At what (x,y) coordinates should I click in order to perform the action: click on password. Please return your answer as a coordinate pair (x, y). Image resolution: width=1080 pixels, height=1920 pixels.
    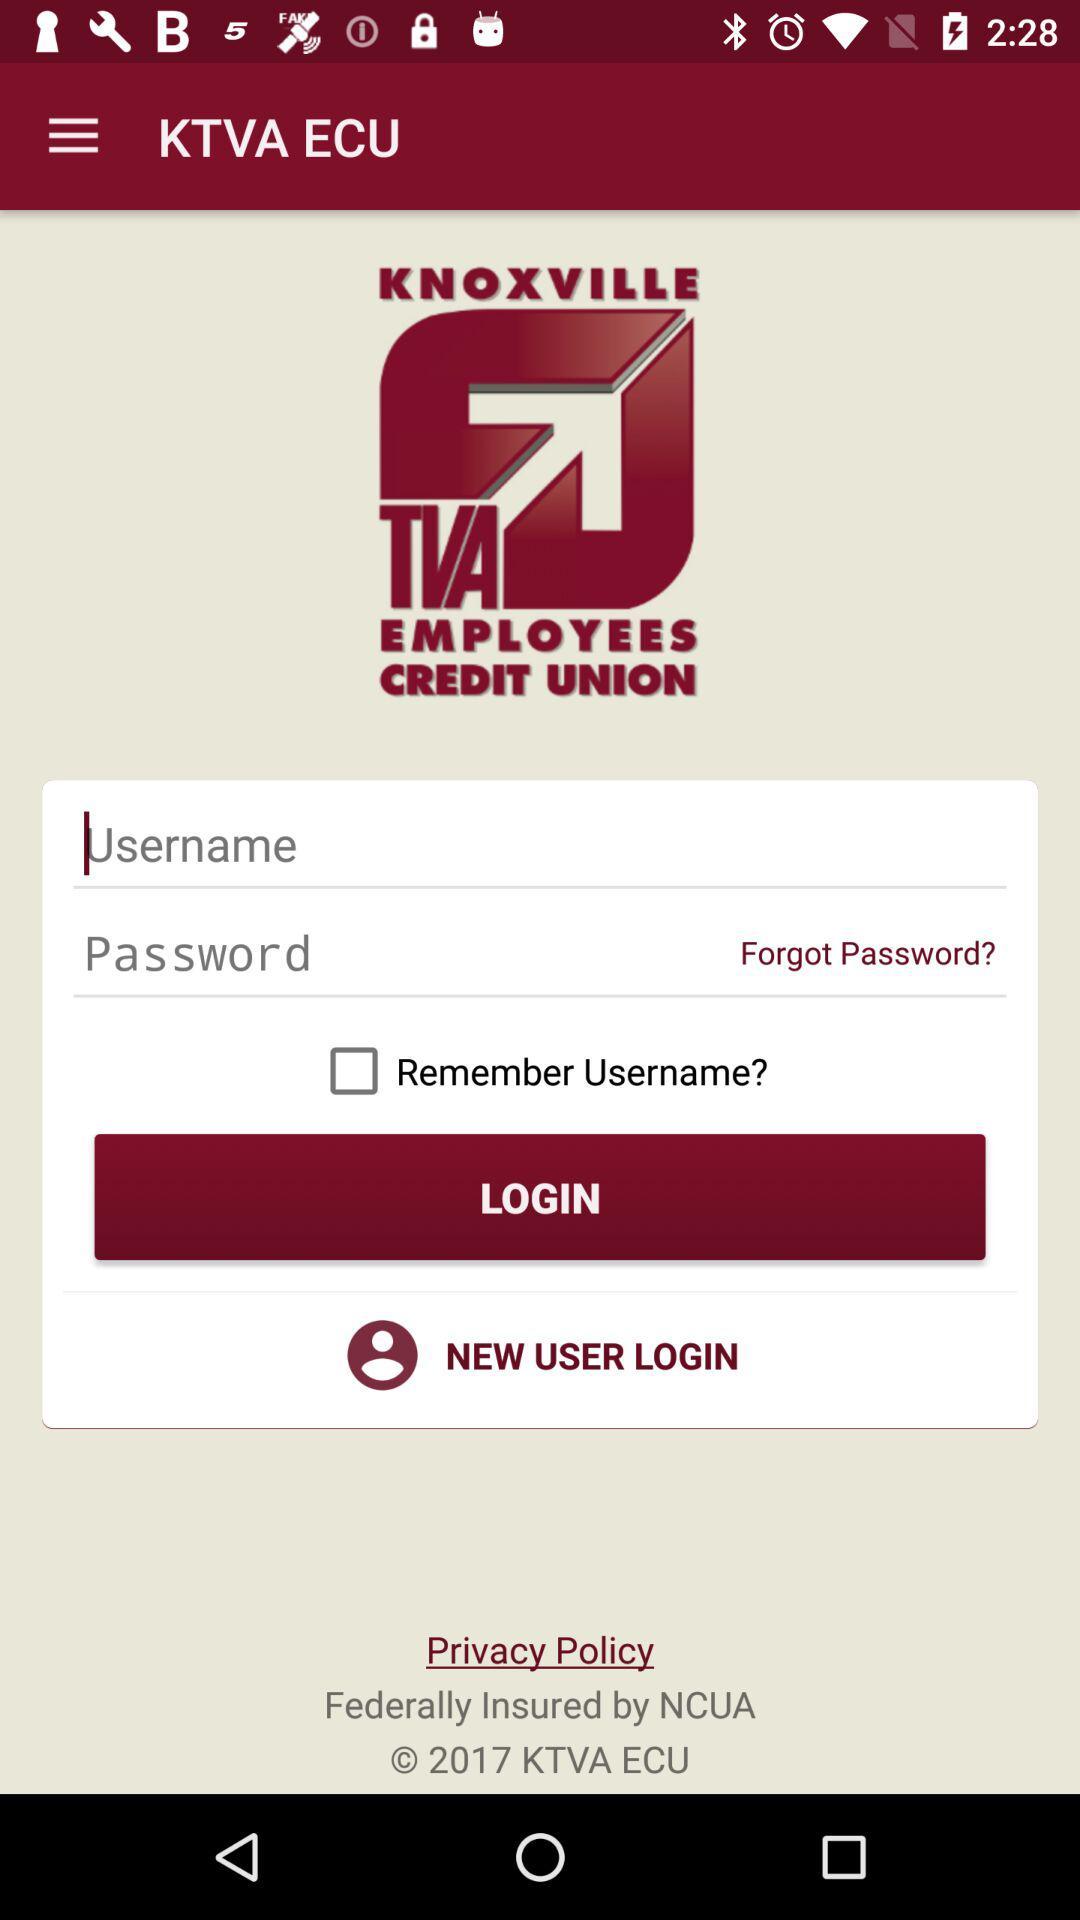
    Looking at the image, I should click on (411, 951).